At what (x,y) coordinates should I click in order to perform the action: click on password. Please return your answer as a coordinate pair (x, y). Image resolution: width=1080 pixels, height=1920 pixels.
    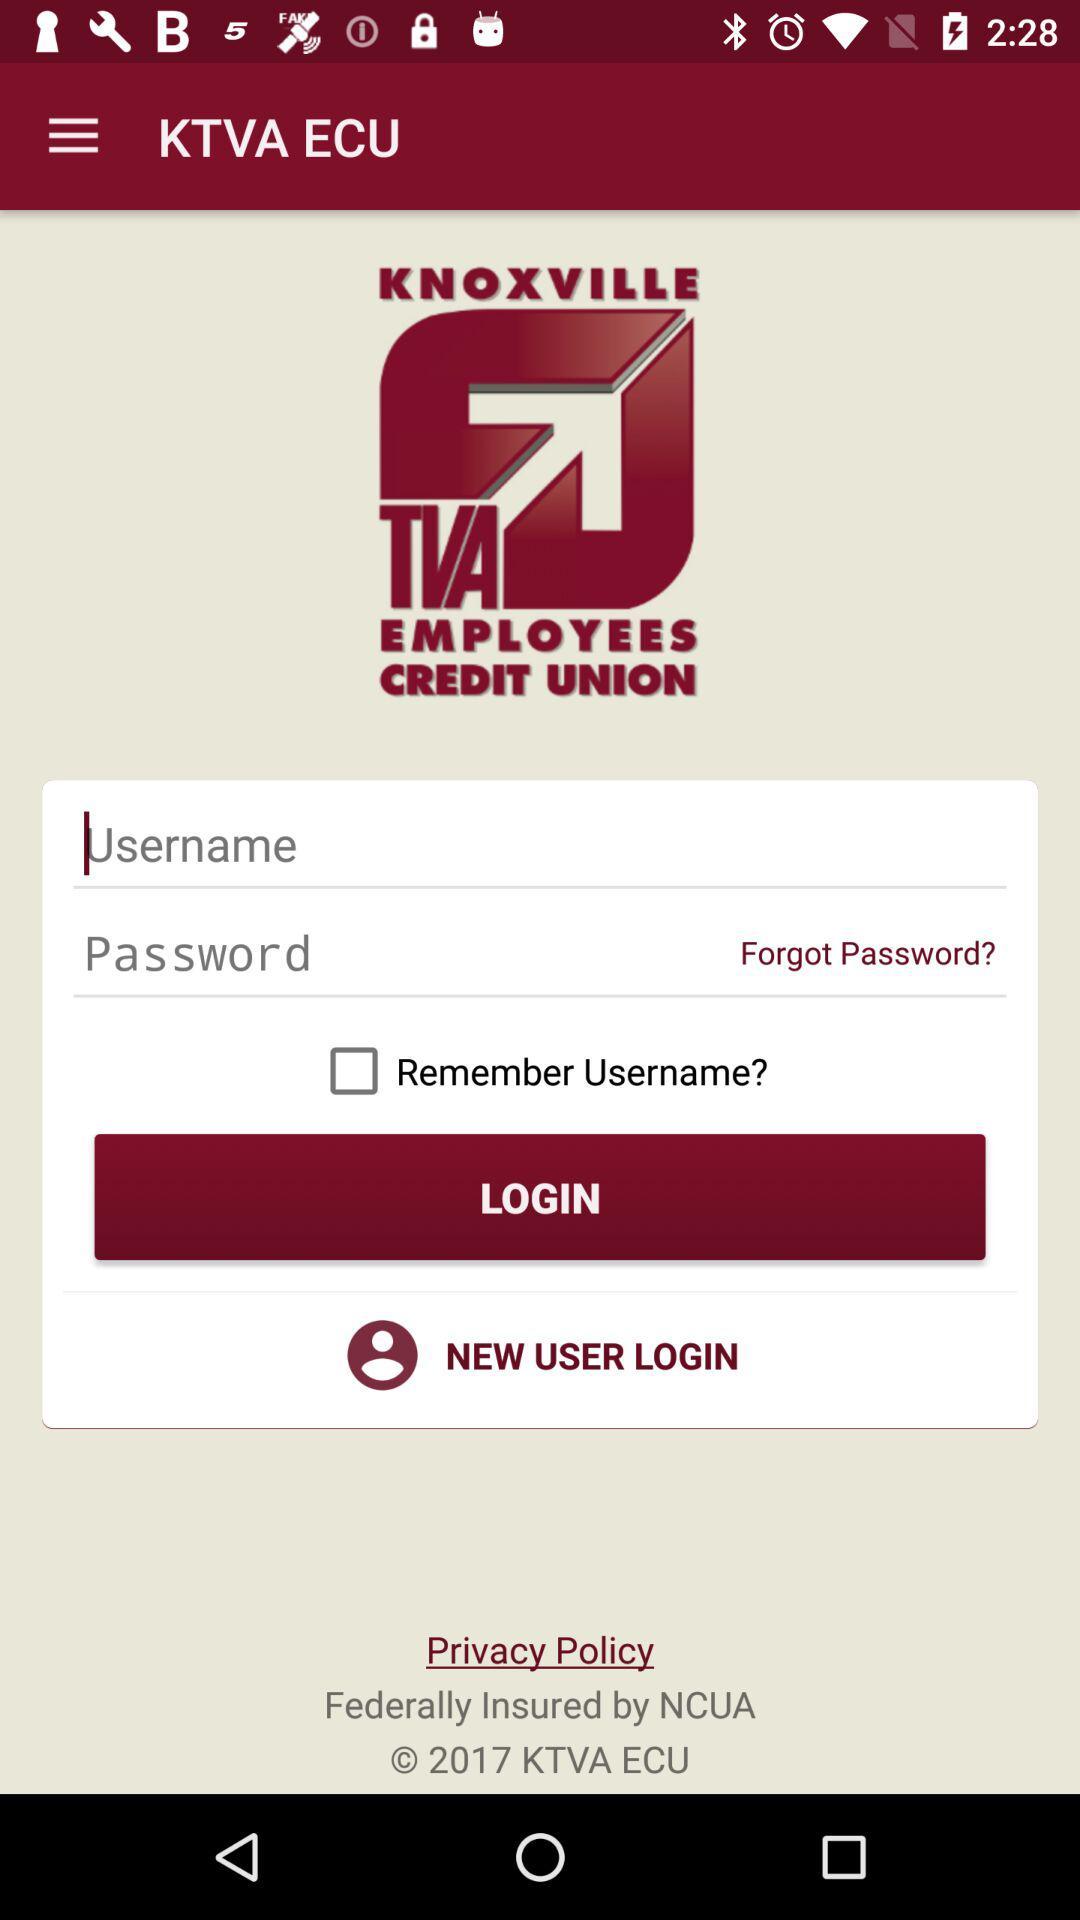
    Looking at the image, I should click on (411, 951).